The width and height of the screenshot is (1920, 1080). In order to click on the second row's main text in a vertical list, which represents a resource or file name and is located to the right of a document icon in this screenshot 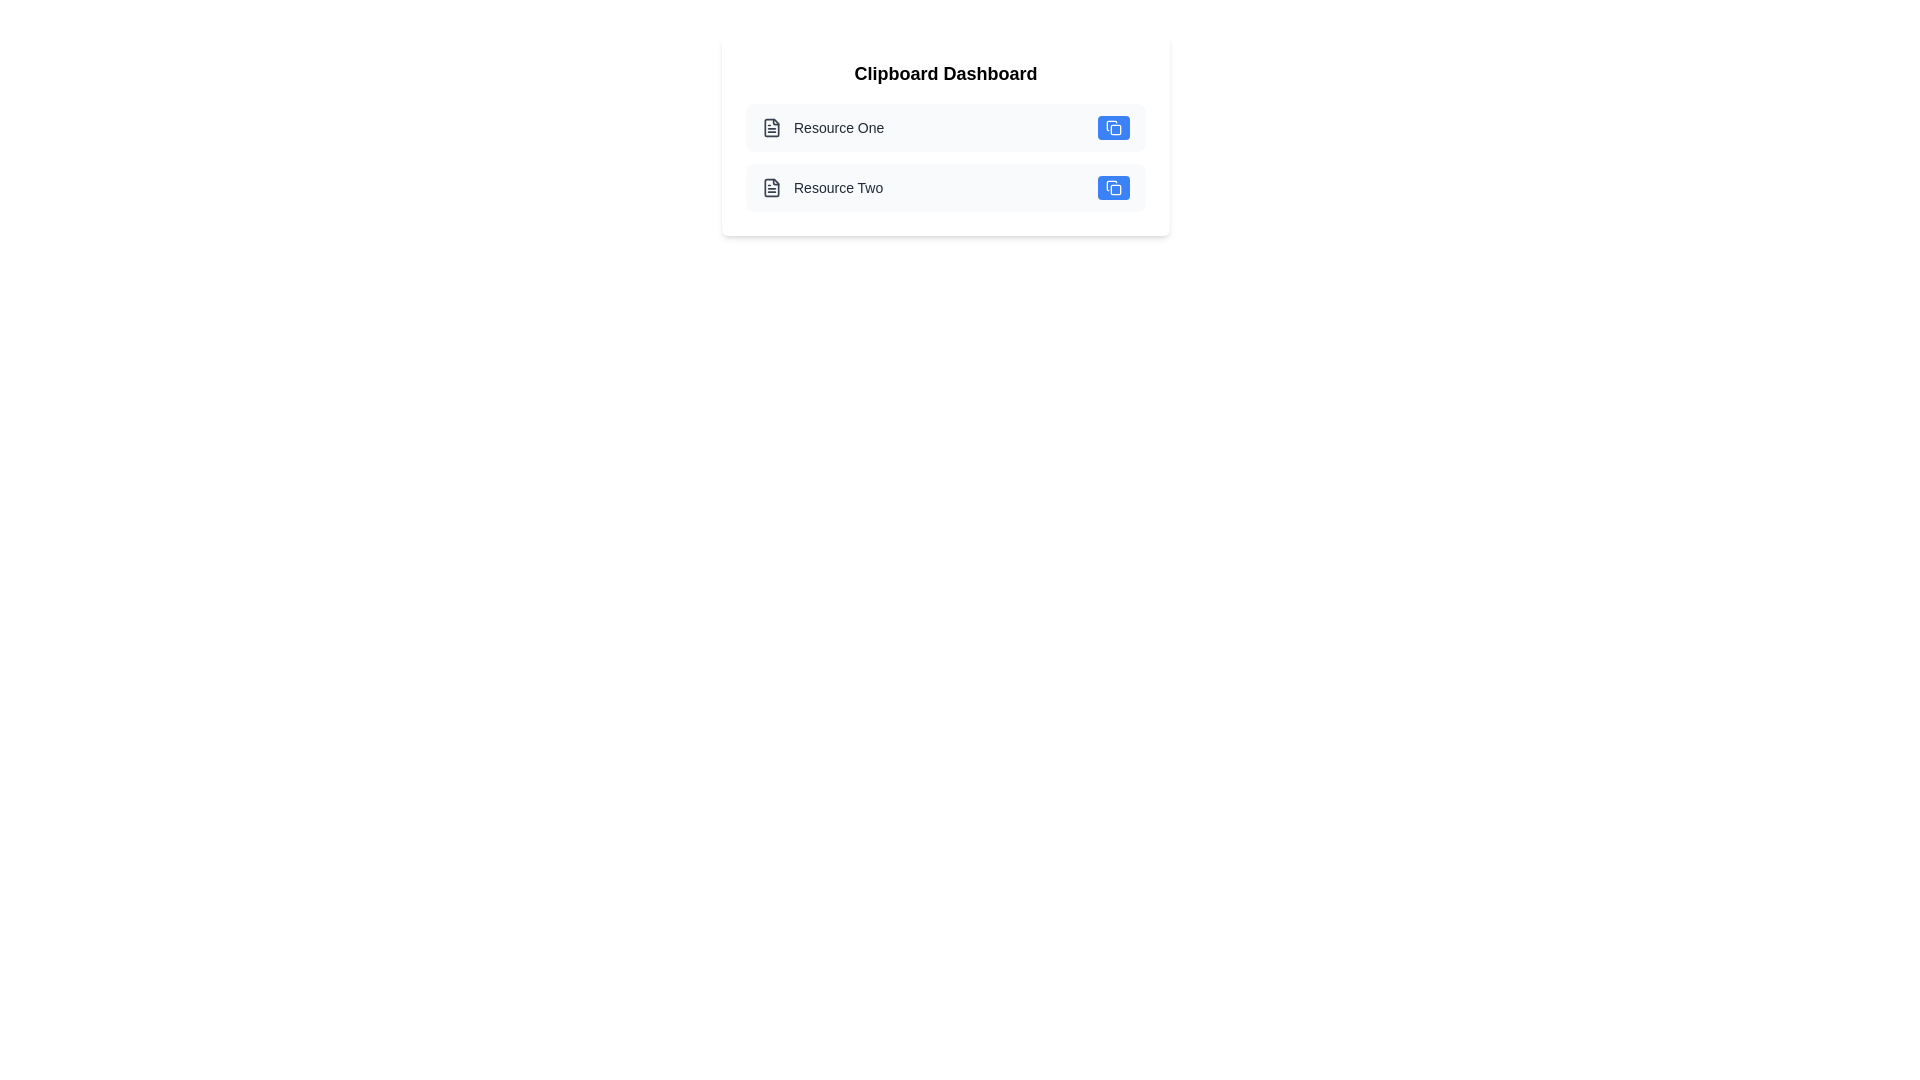, I will do `click(838, 188)`.